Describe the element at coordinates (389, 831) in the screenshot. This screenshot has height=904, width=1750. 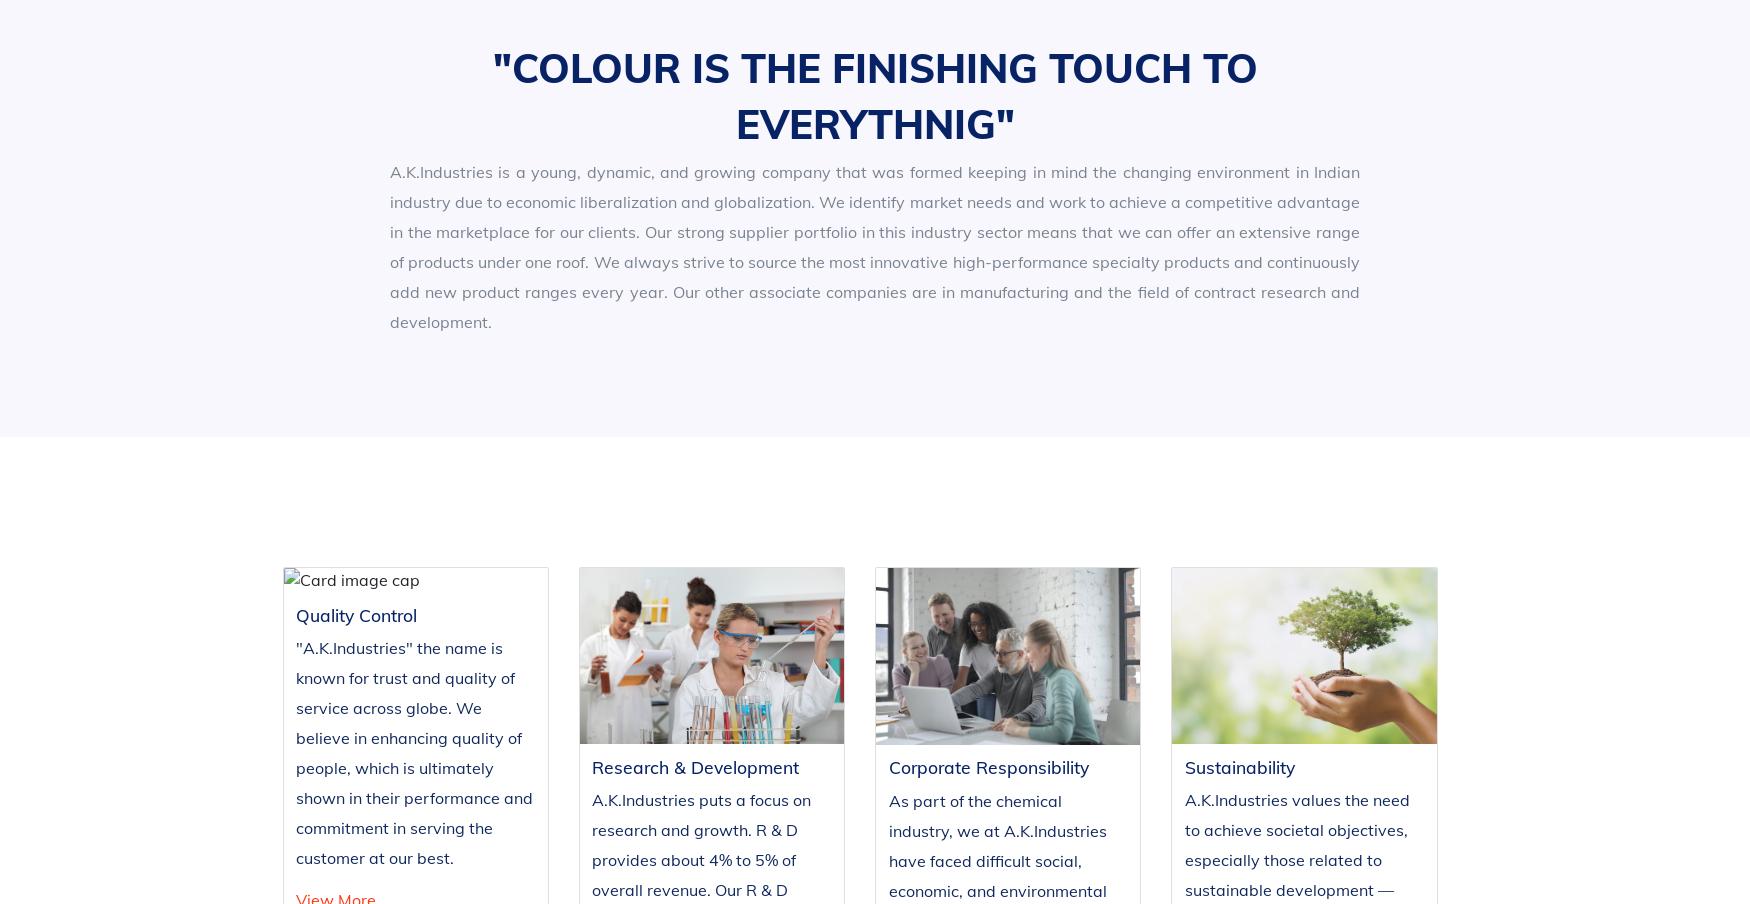
I see `'Research and Development'` at that location.